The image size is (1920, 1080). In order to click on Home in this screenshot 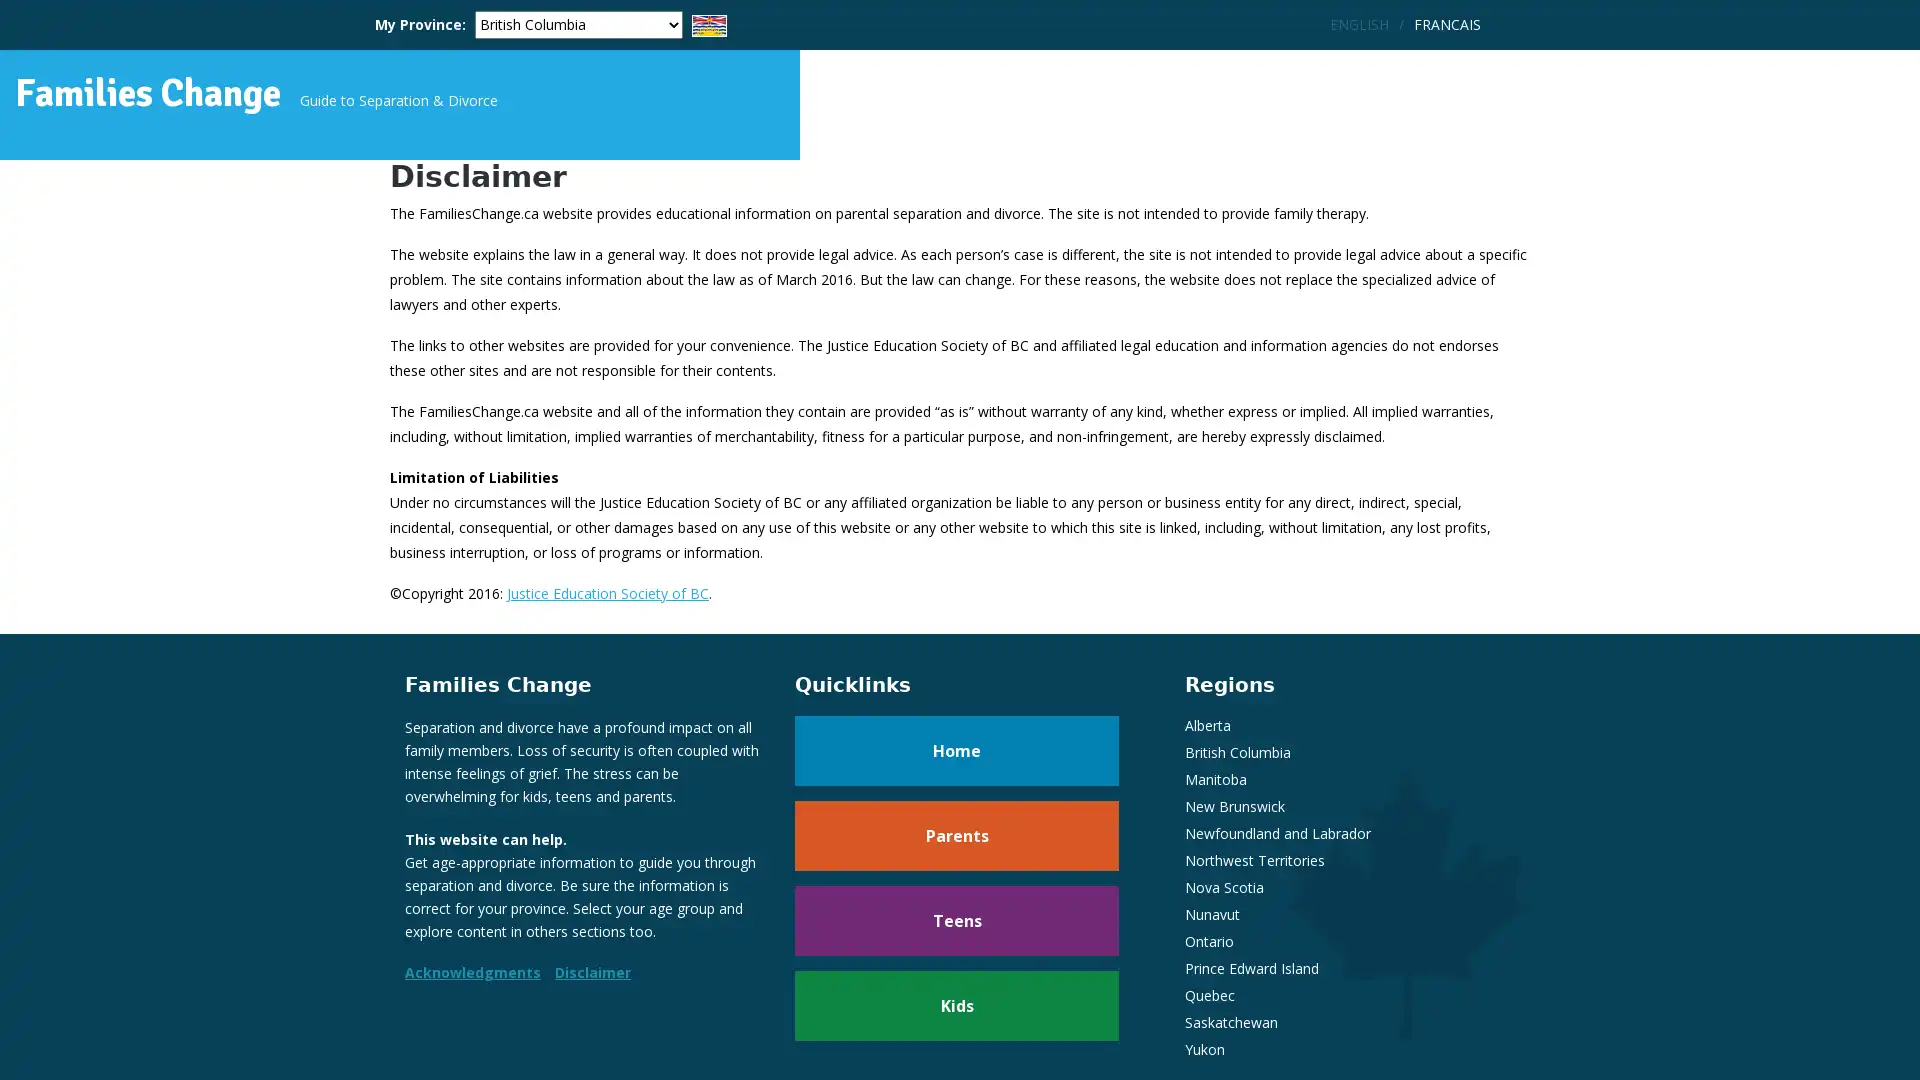, I will do `click(955, 770)`.